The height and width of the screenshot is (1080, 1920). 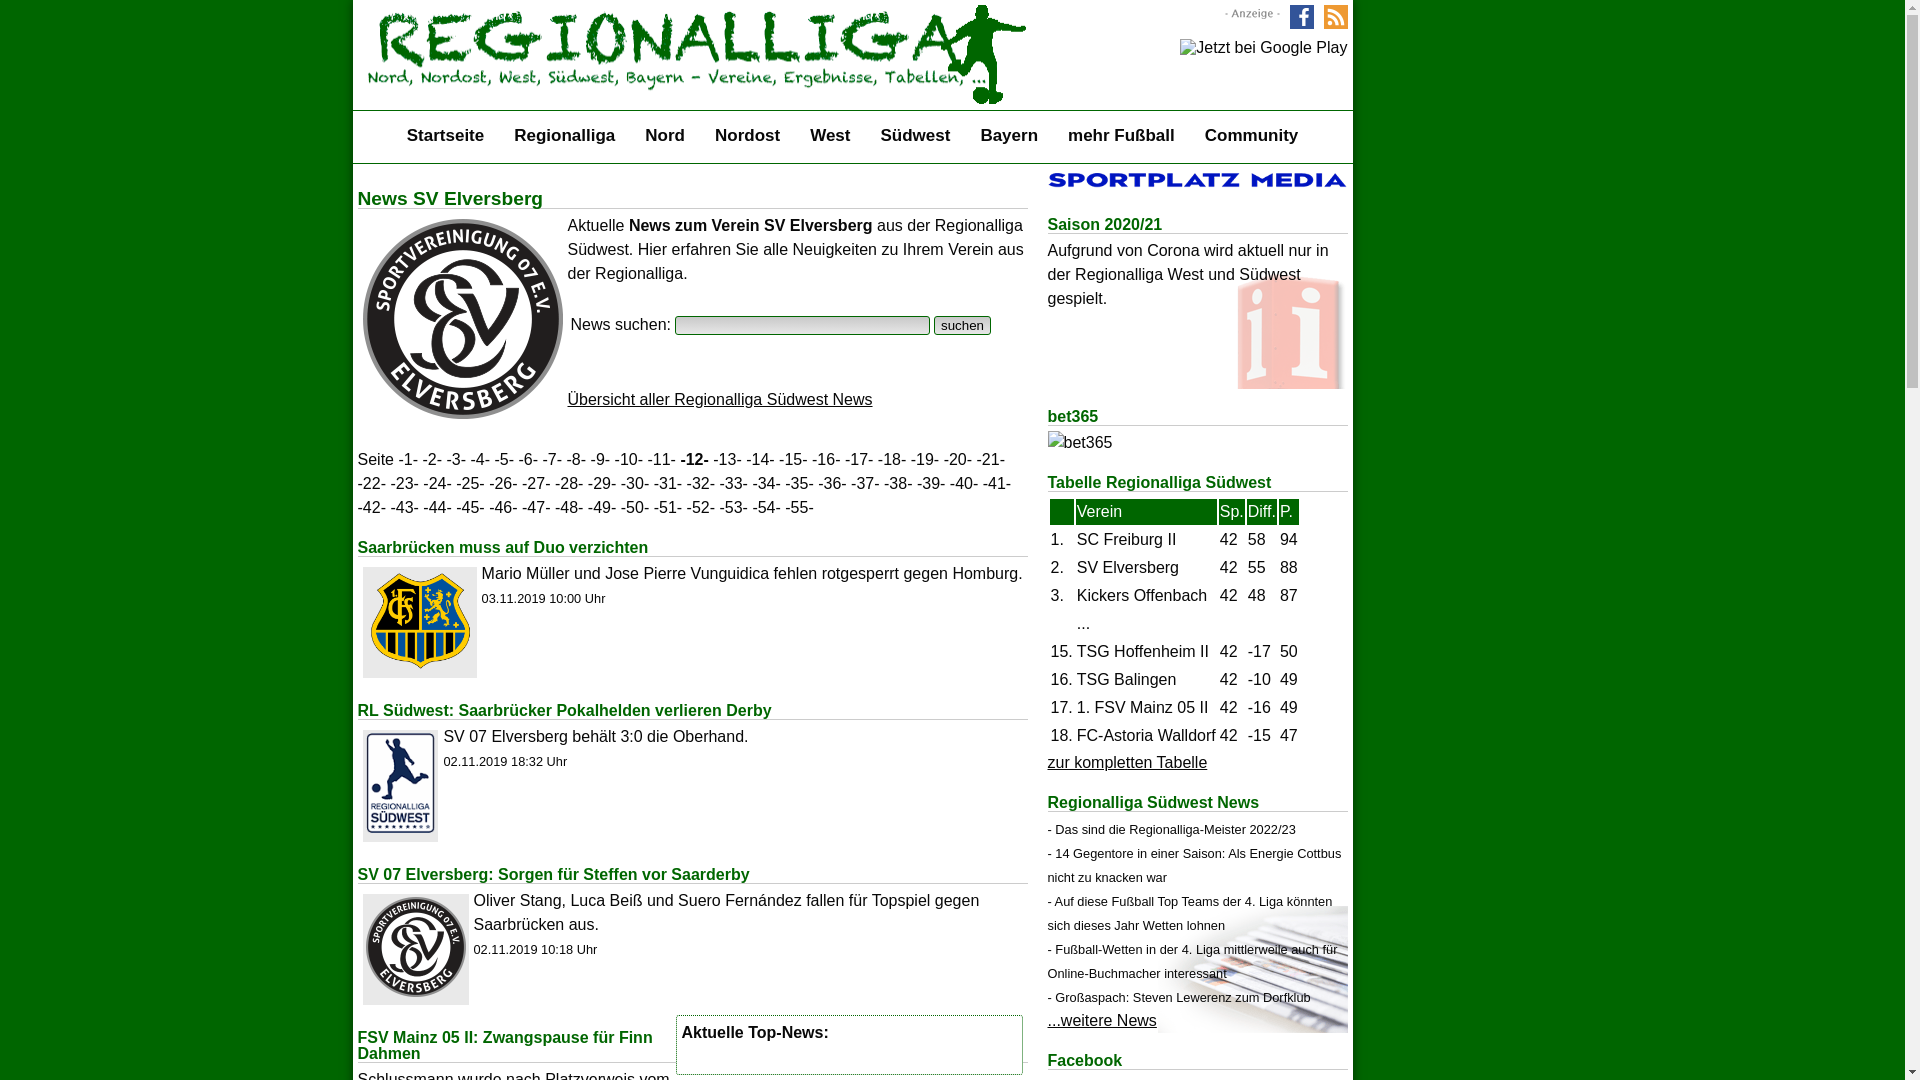 What do you see at coordinates (765, 483) in the screenshot?
I see `'-34-'` at bounding box center [765, 483].